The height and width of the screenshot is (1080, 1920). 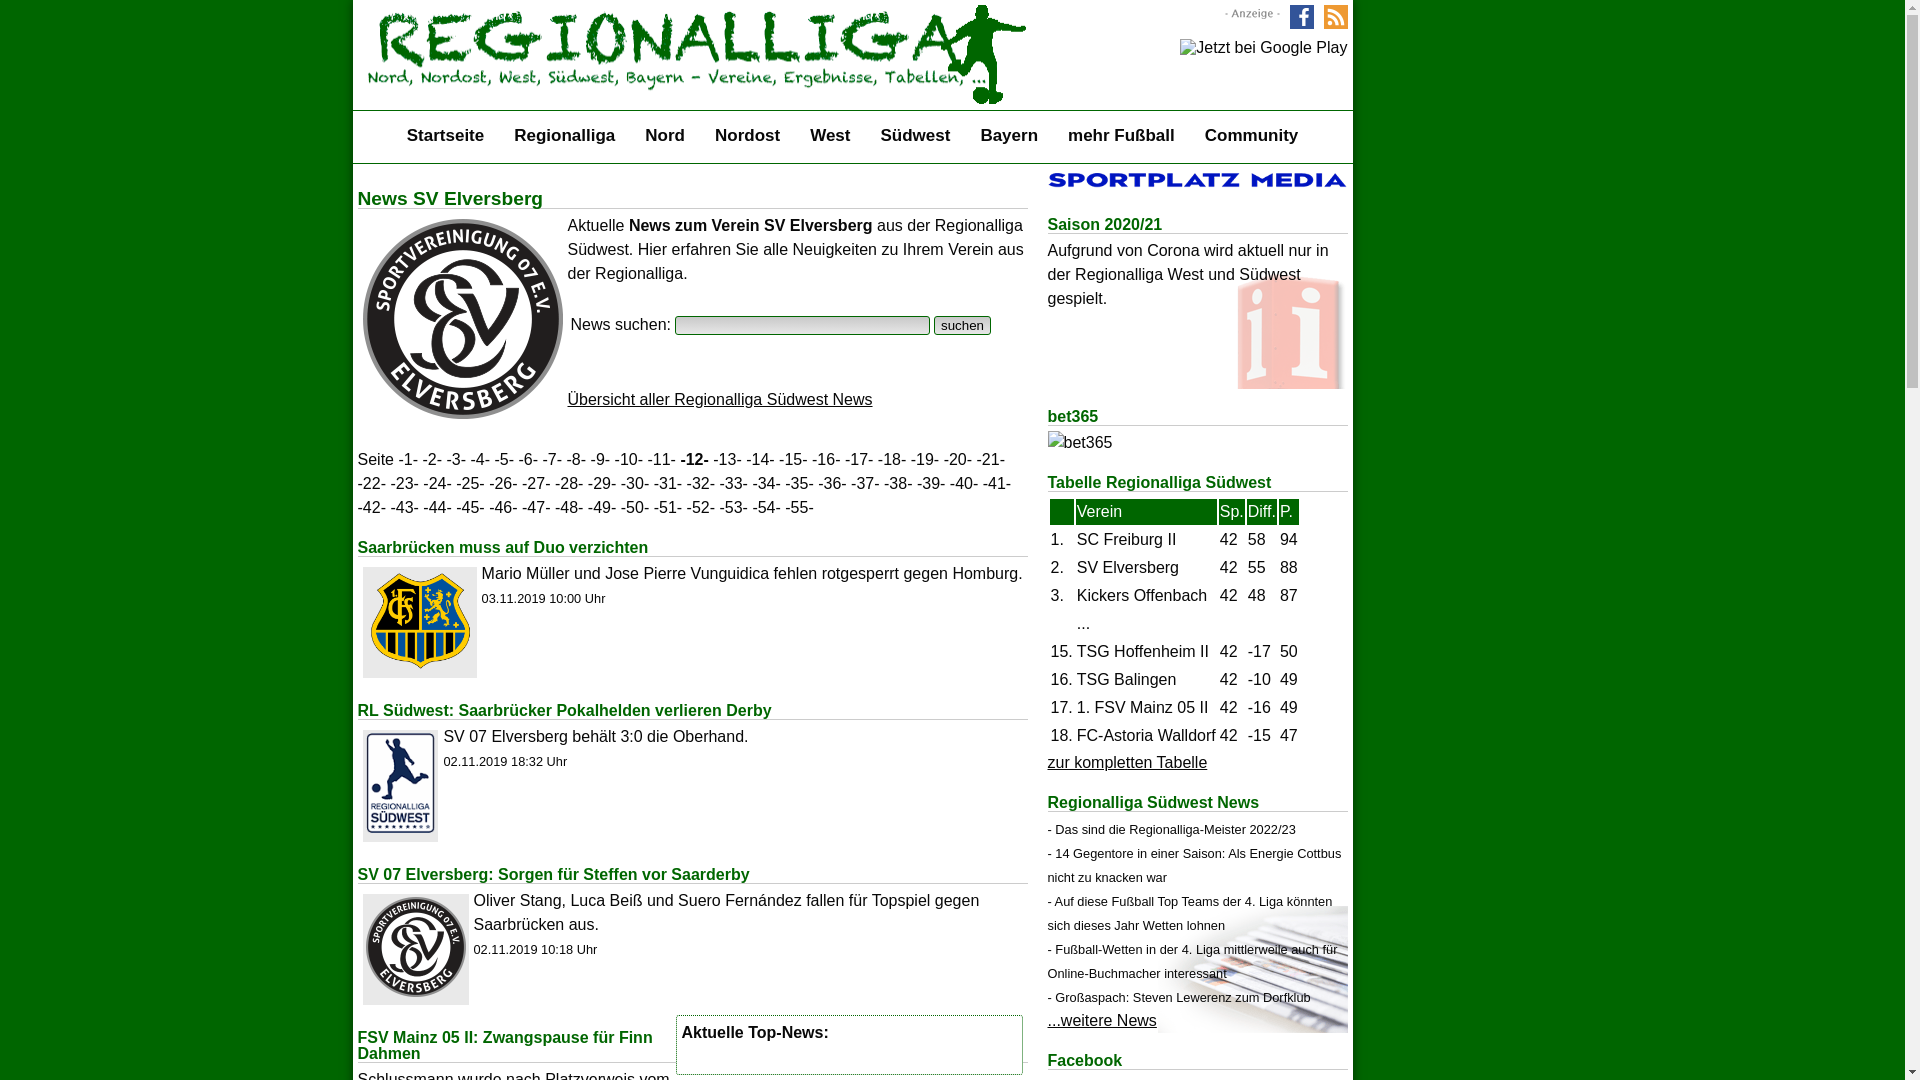 What do you see at coordinates (765, 483) in the screenshot?
I see `'-34-'` at bounding box center [765, 483].